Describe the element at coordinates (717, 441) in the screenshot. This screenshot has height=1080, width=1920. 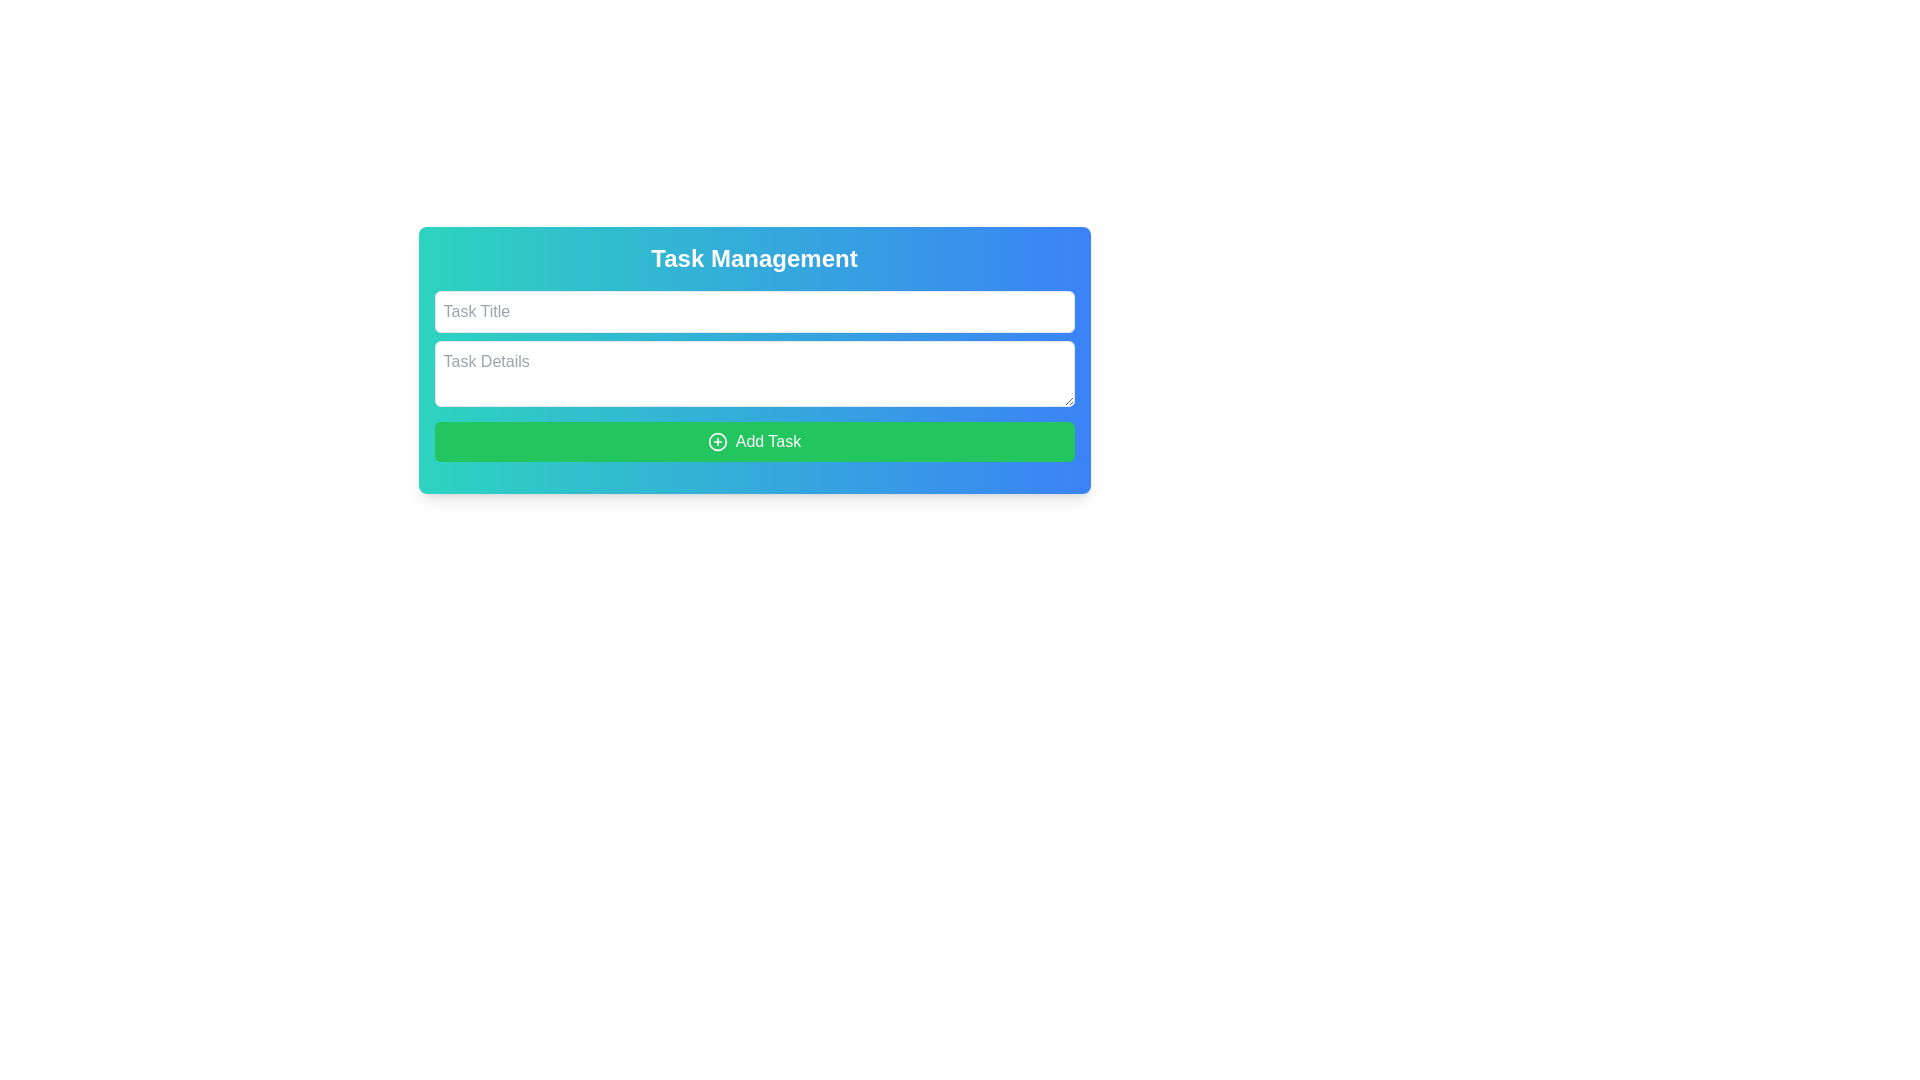
I see `the hollow circular outline of the 'plus in a circle' icon located to the left of the 'Add Task' button's label` at that location.